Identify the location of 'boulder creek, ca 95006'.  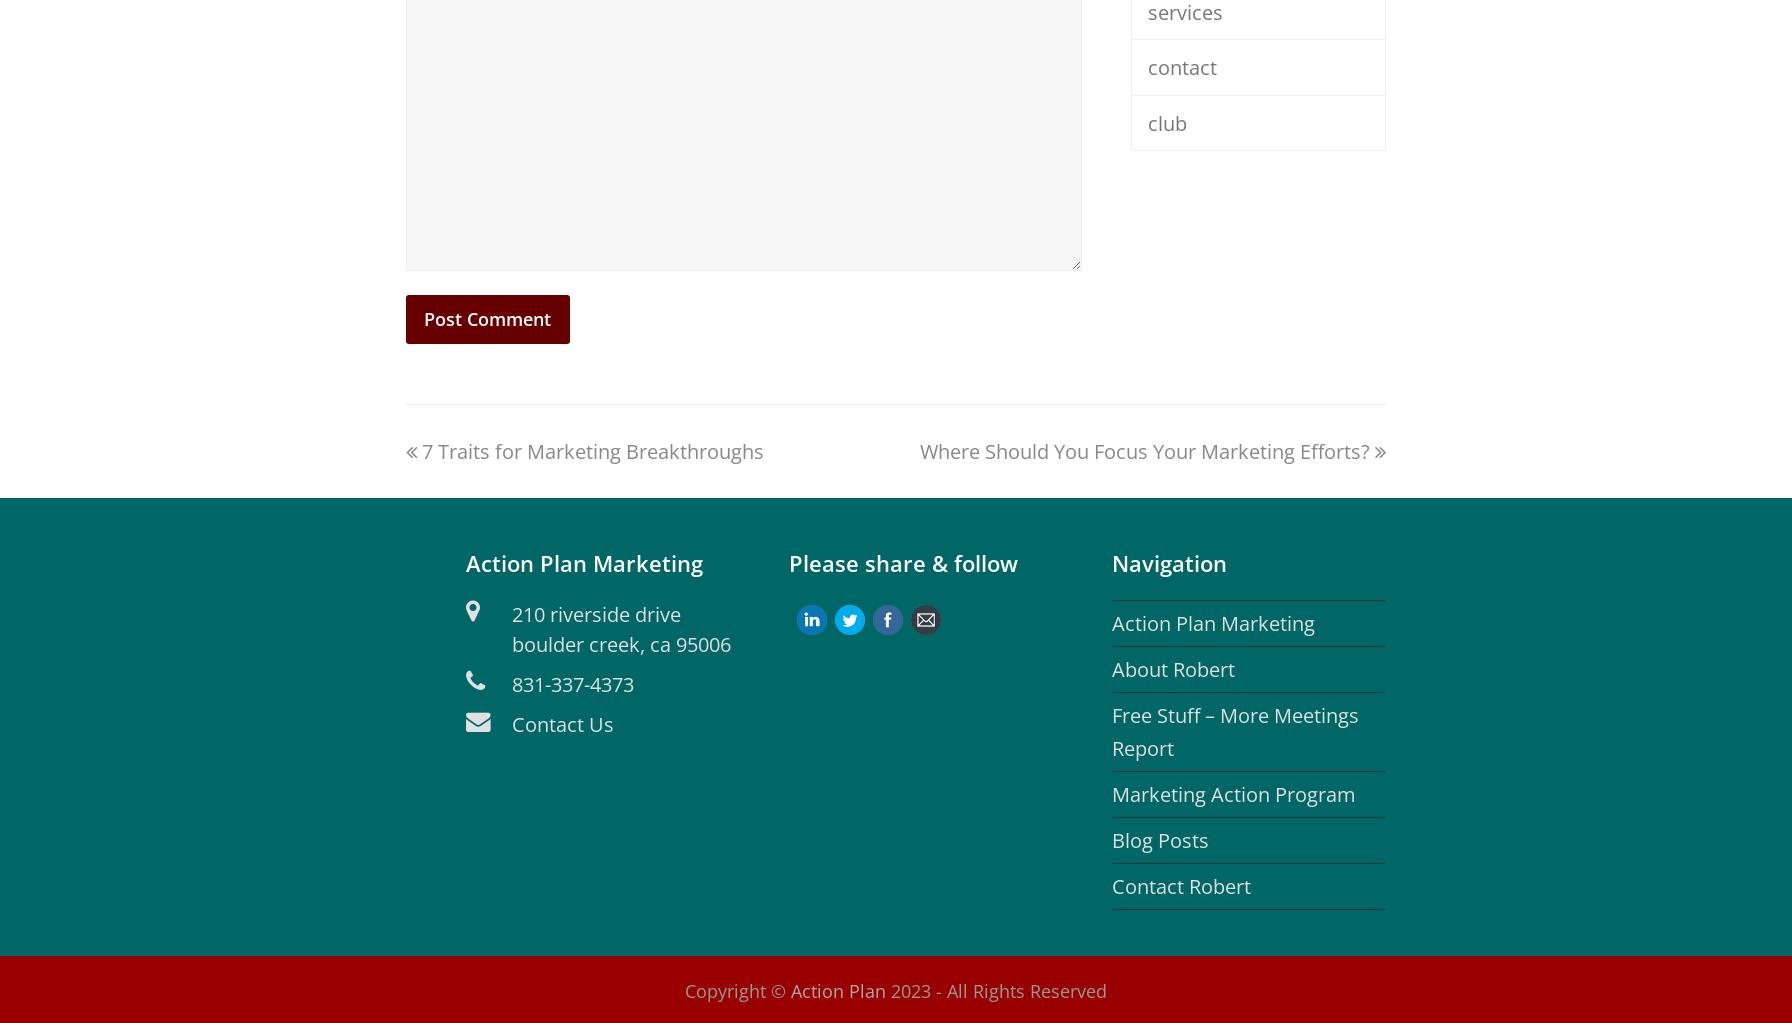
(621, 644).